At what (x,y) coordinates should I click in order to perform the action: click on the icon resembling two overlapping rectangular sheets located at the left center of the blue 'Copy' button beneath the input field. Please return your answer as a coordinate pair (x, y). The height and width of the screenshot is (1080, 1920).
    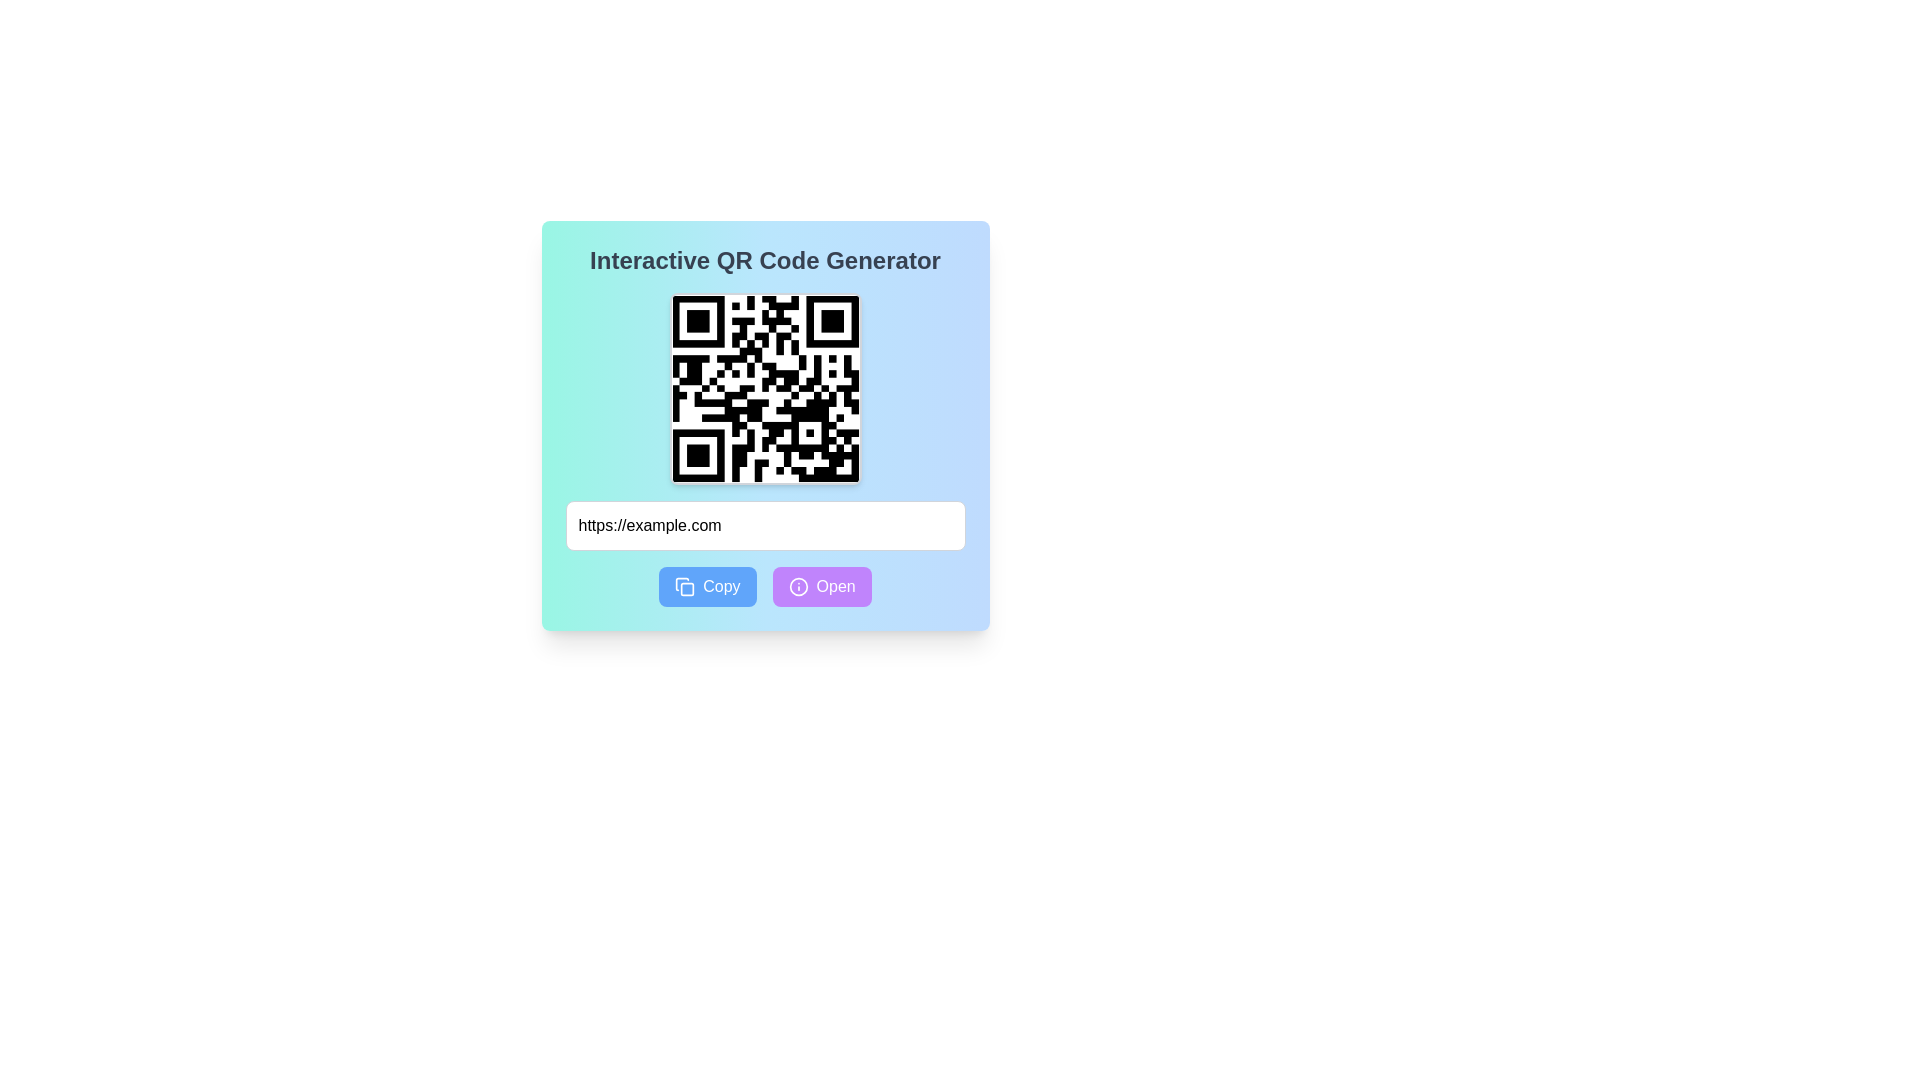
    Looking at the image, I should click on (685, 585).